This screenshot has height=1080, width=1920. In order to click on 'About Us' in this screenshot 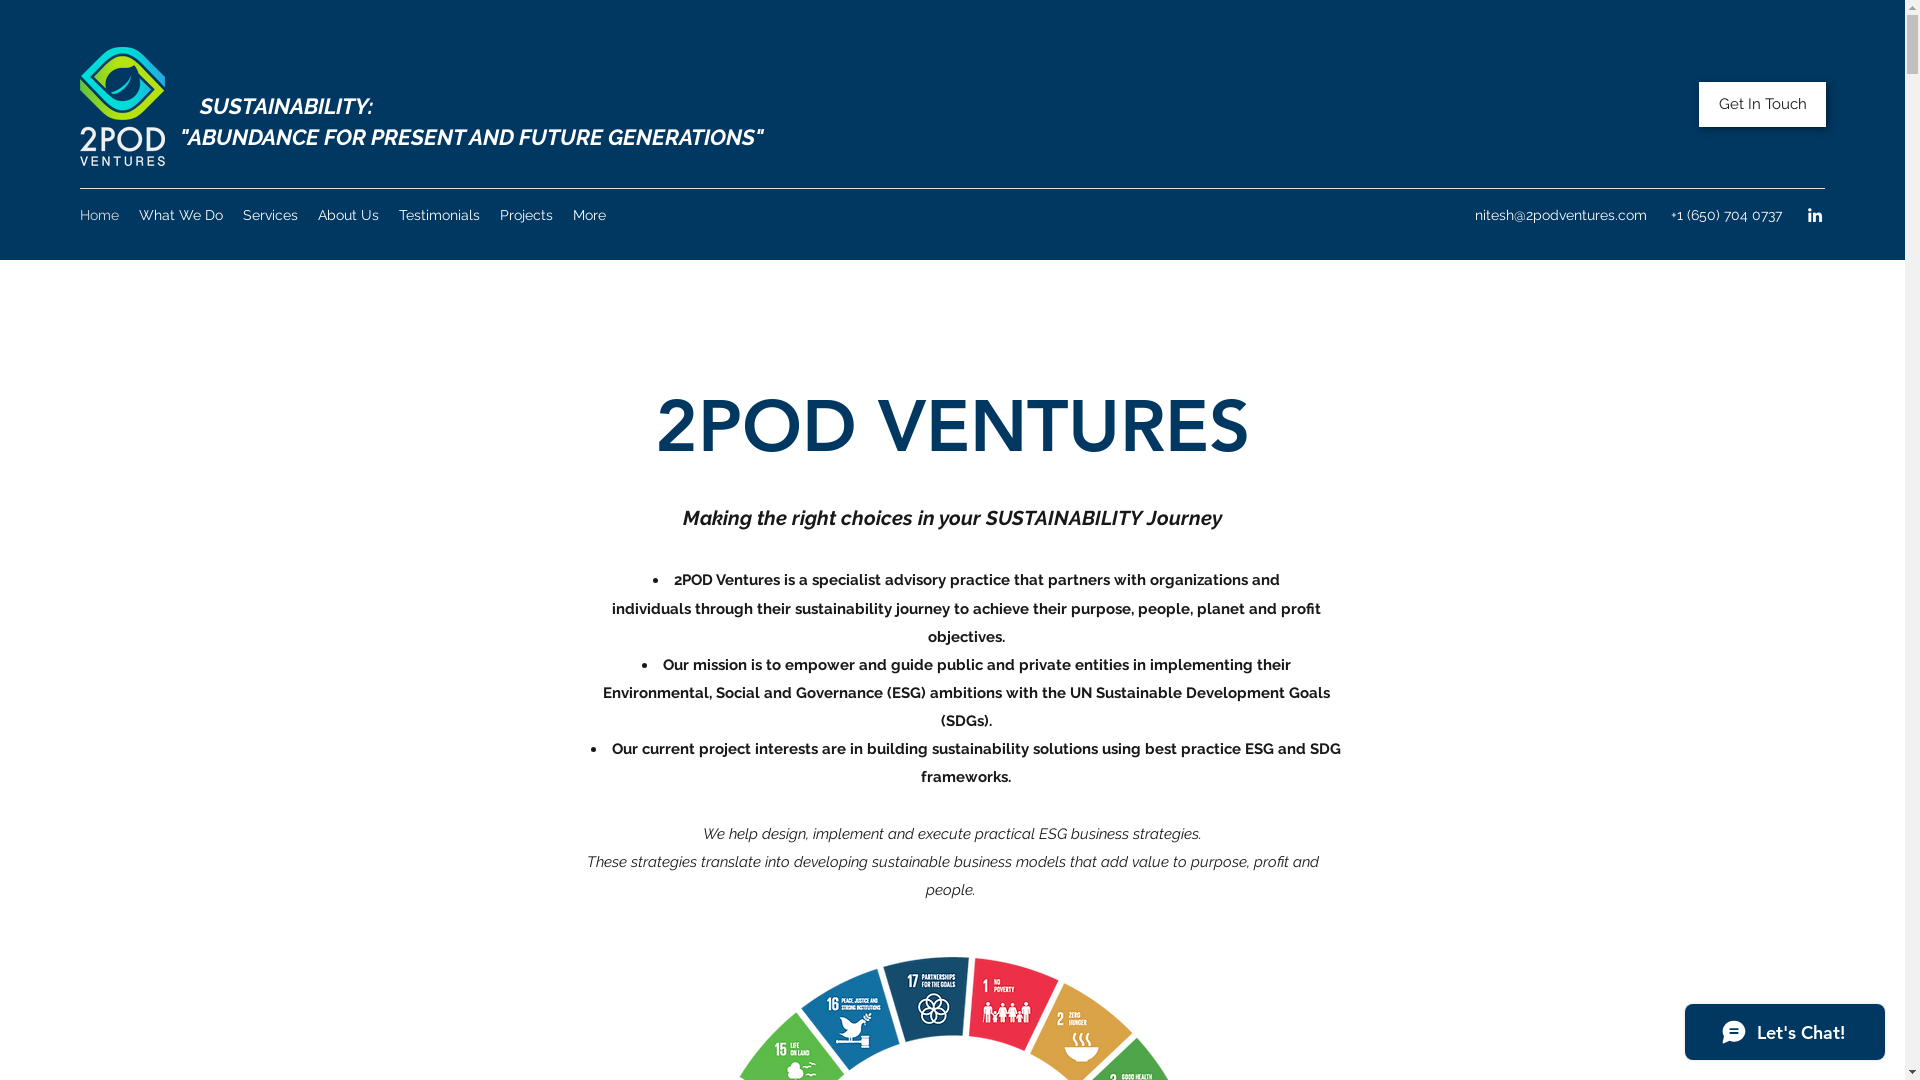, I will do `click(348, 215)`.